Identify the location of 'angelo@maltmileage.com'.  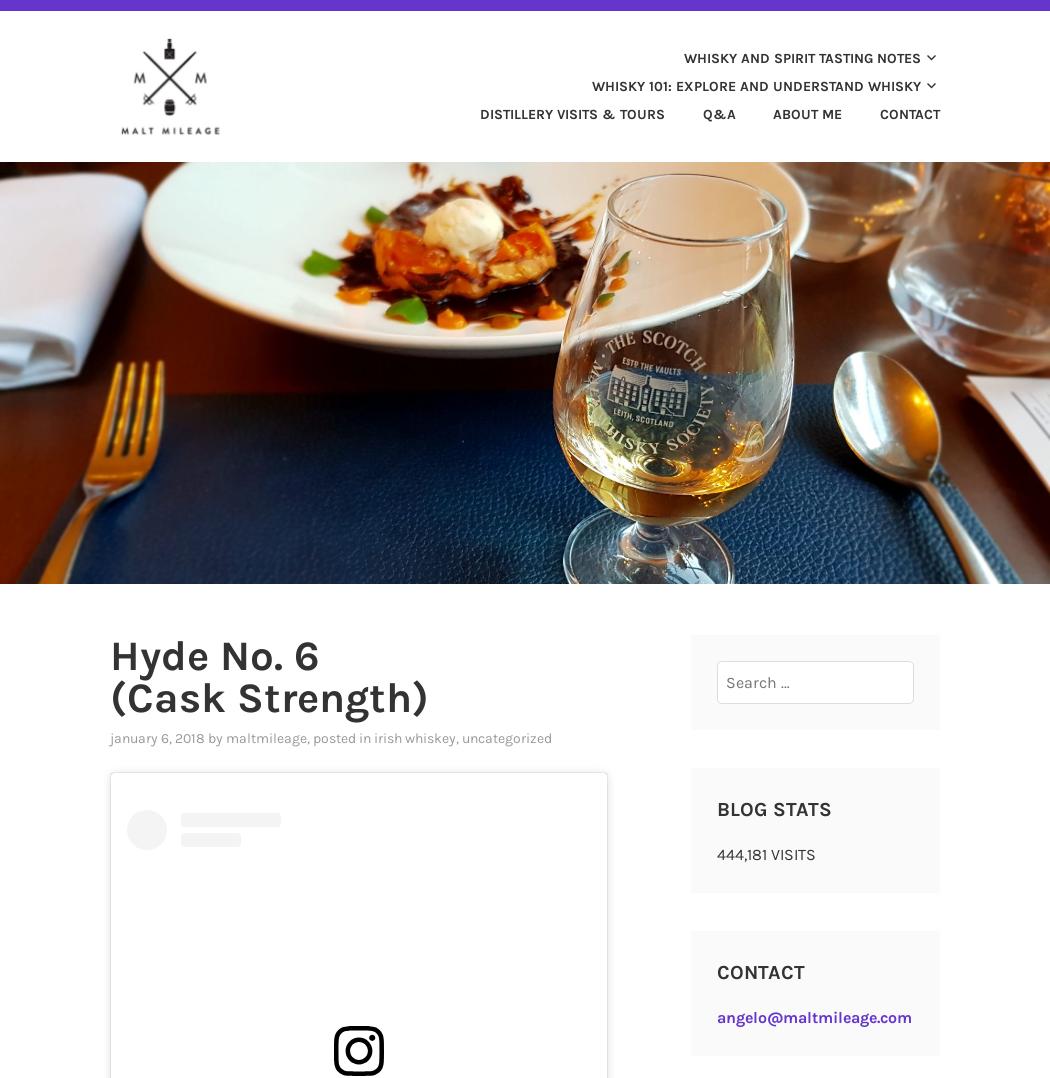
(812, 1016).